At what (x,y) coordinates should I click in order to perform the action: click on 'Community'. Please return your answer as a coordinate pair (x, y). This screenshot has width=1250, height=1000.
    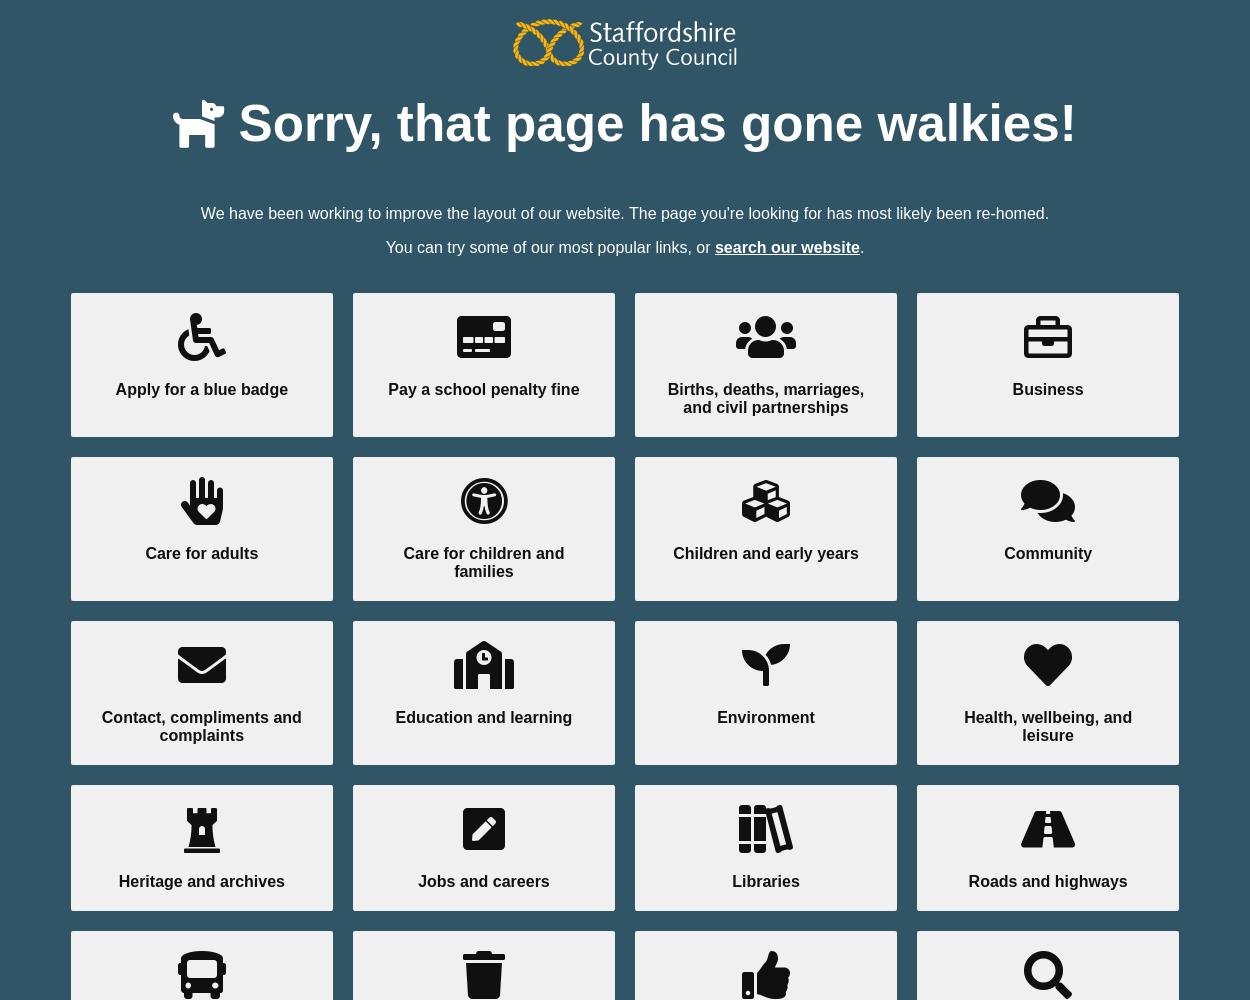
    Looking at the image, I should click on (1048, 552).